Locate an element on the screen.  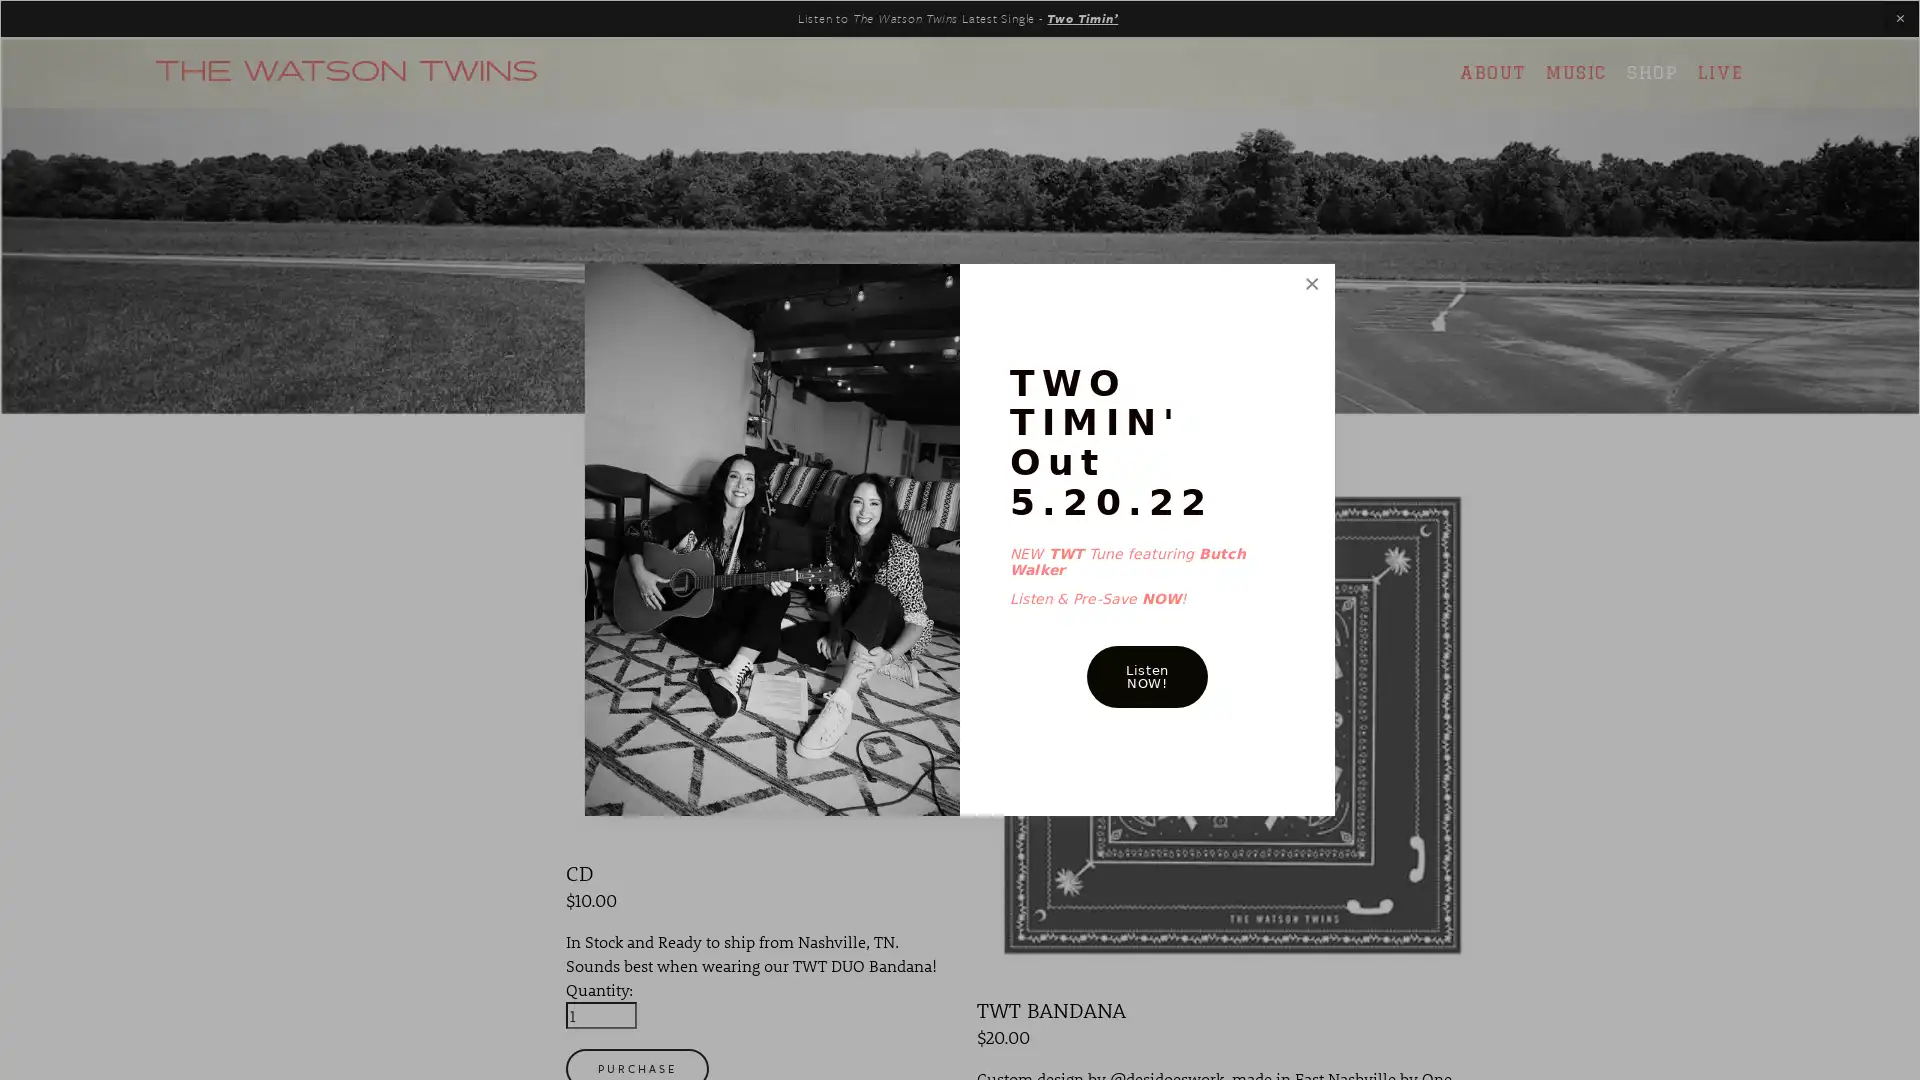
Close is located at coordinates (1311, 285).